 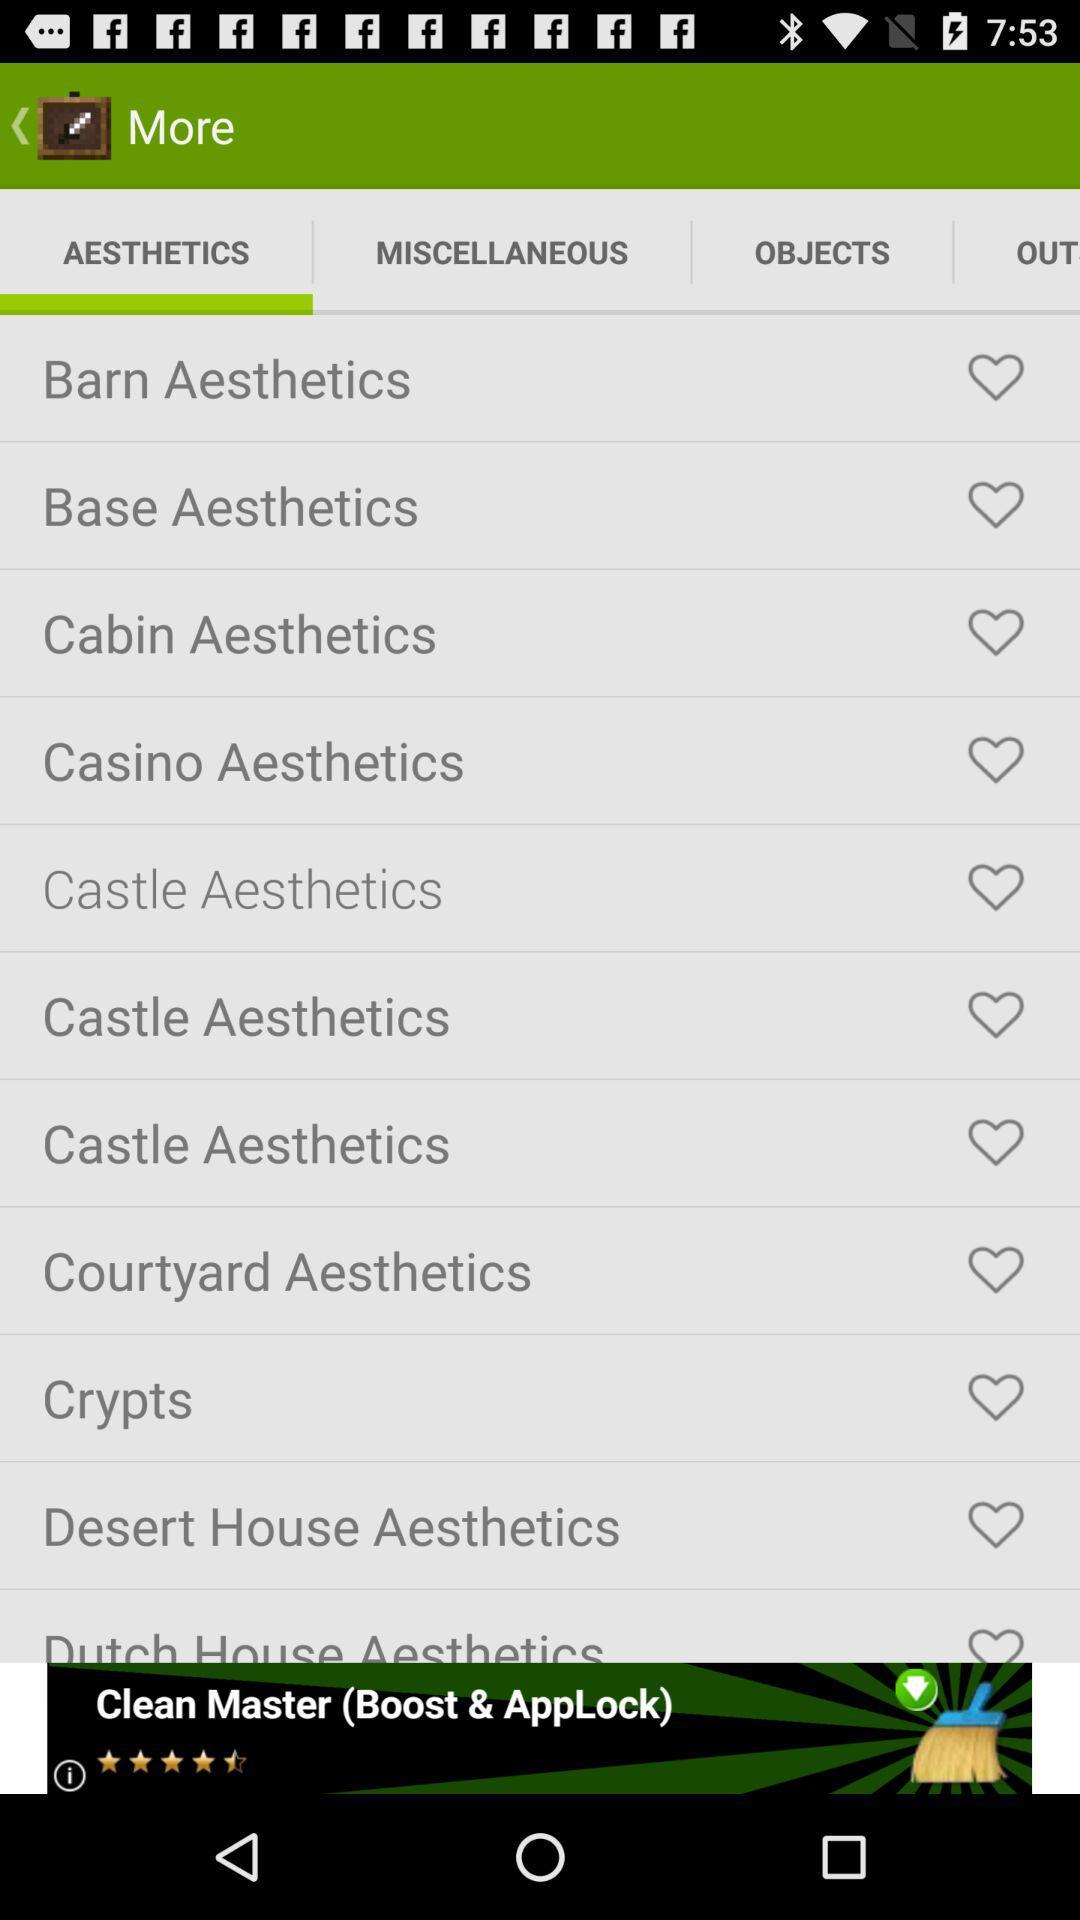 I want to click on like castle aesthetics, so click(x=995, y=1015).